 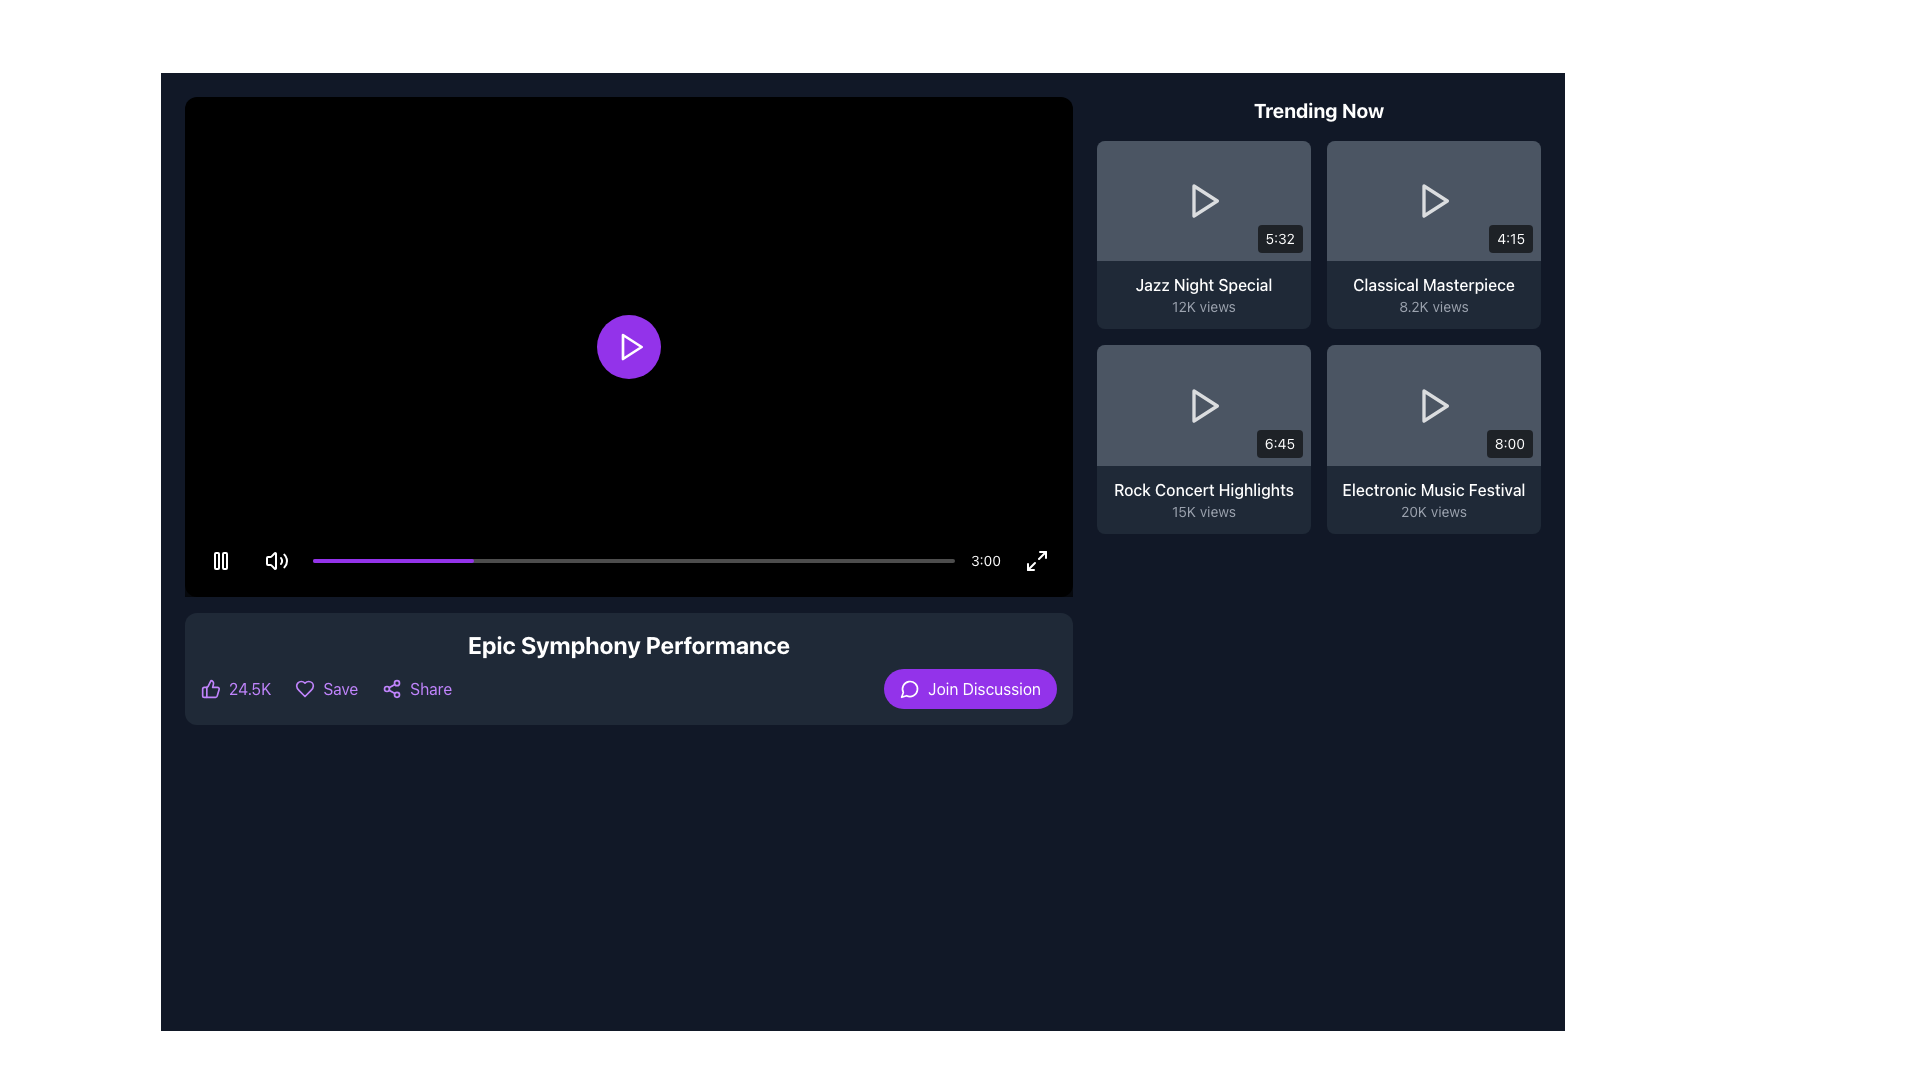 I want to click on the audio toggle button located at the bottom left corner of the video playback bar, so click(x=276, y=559).